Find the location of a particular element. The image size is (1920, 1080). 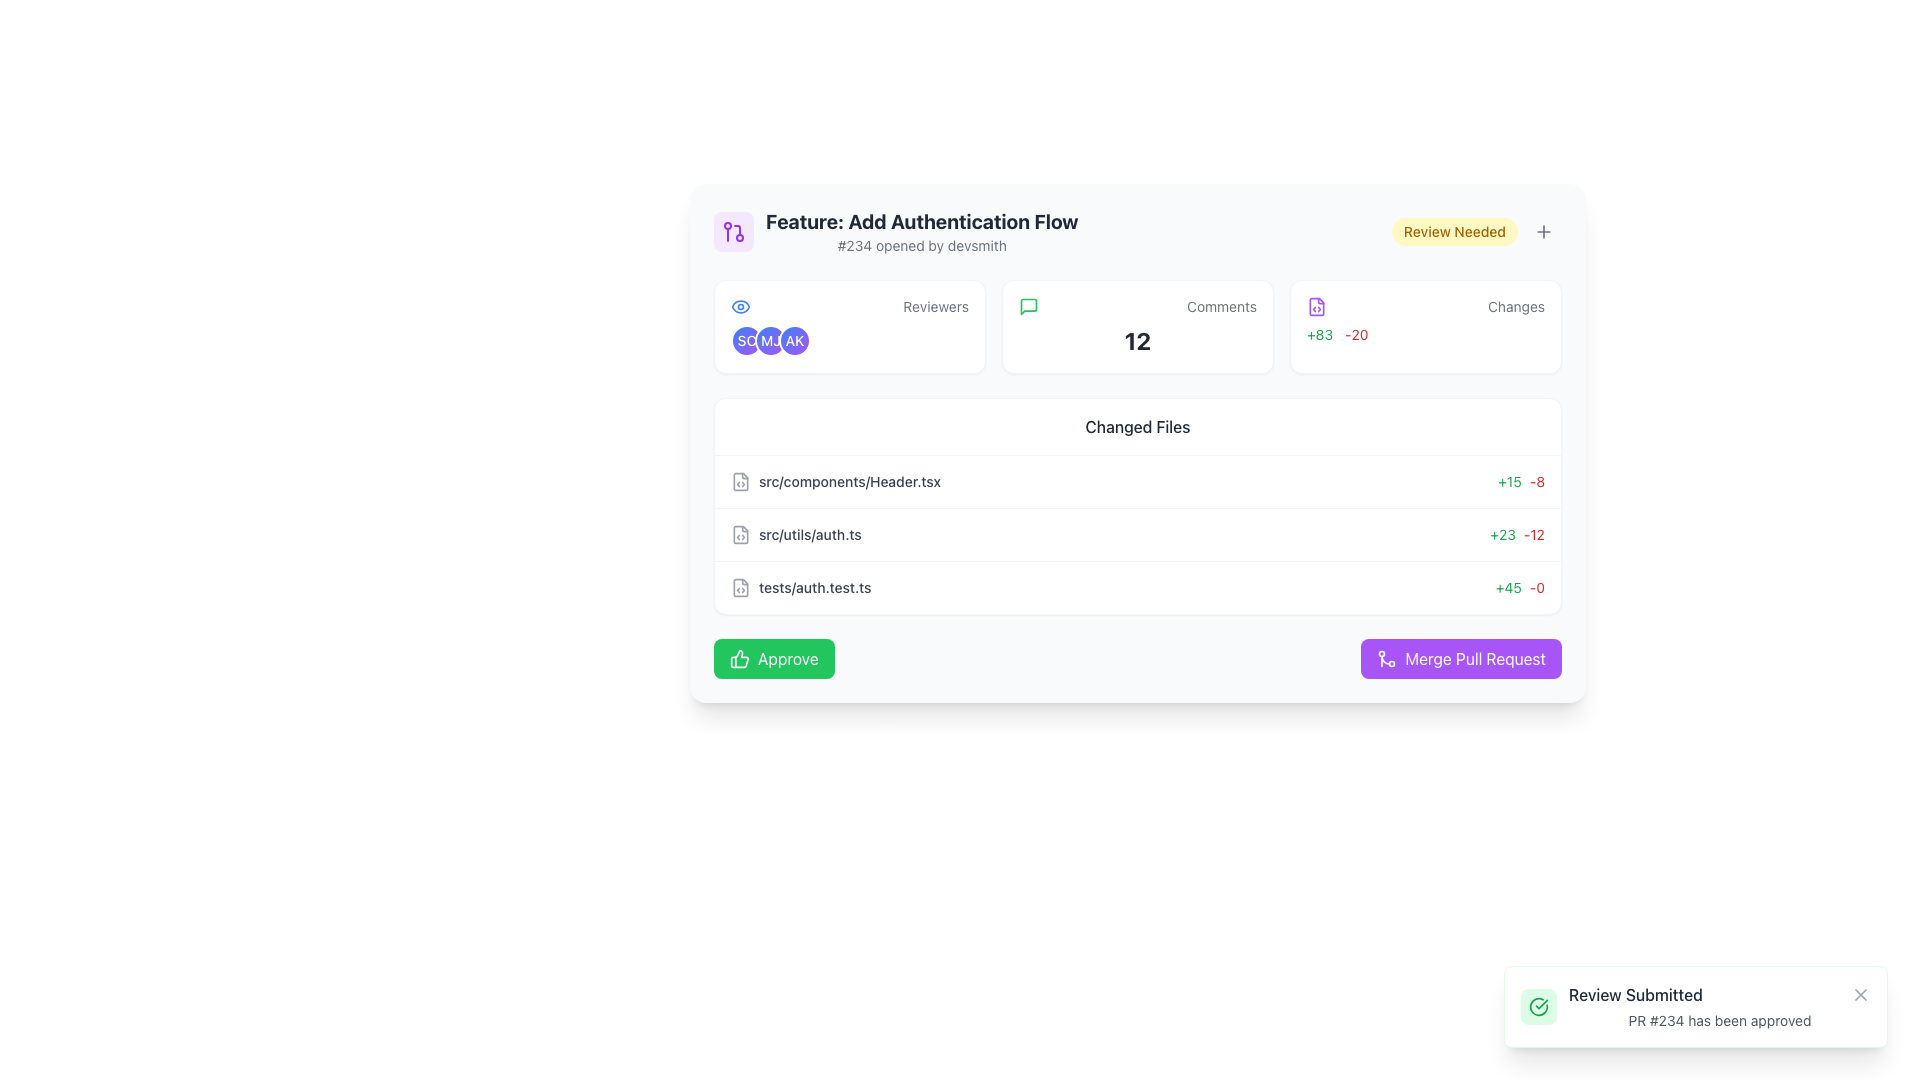

notification text of the Alert notification indicating that PR #234 was approved, located in the bottom-right corner of the interface is located at coordinates (1718, 1006).